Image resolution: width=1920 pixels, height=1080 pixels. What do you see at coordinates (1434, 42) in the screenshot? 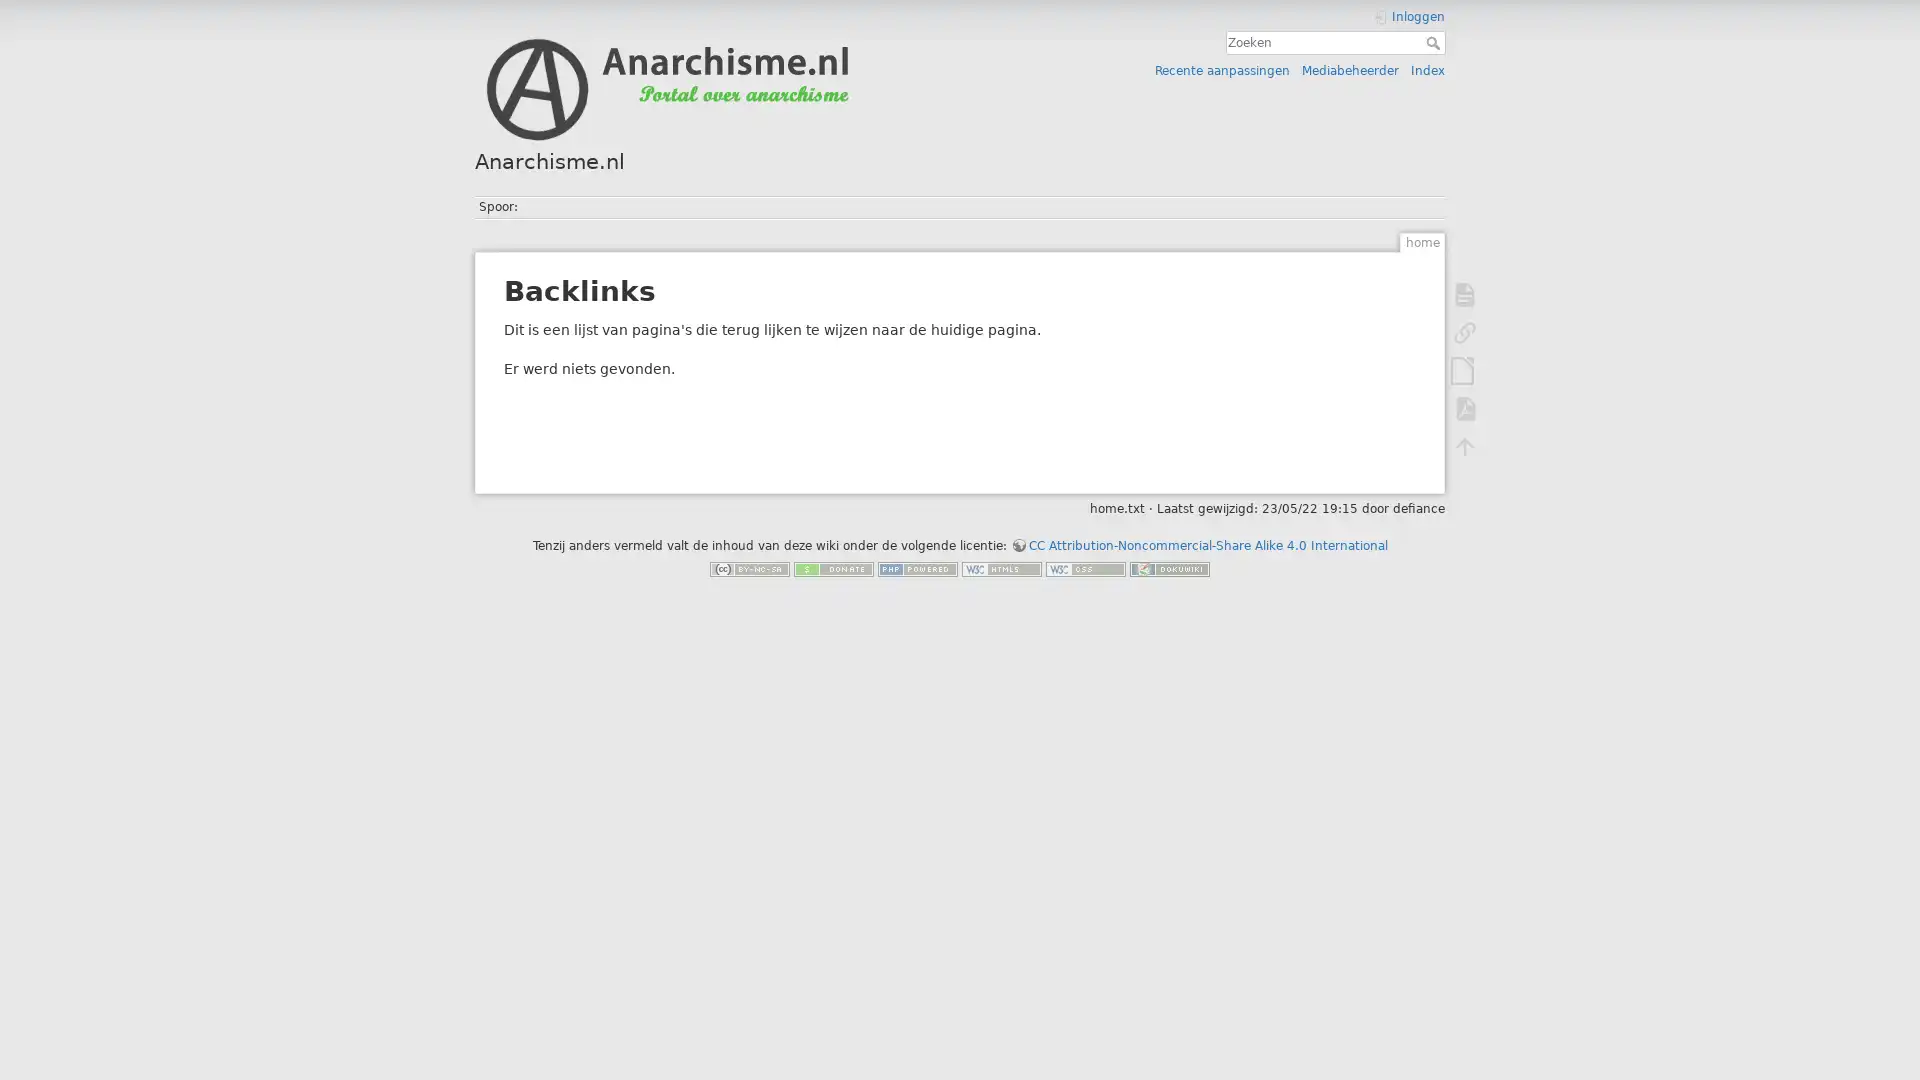
I see `Zoeken` at bounding box center [1434, 42].